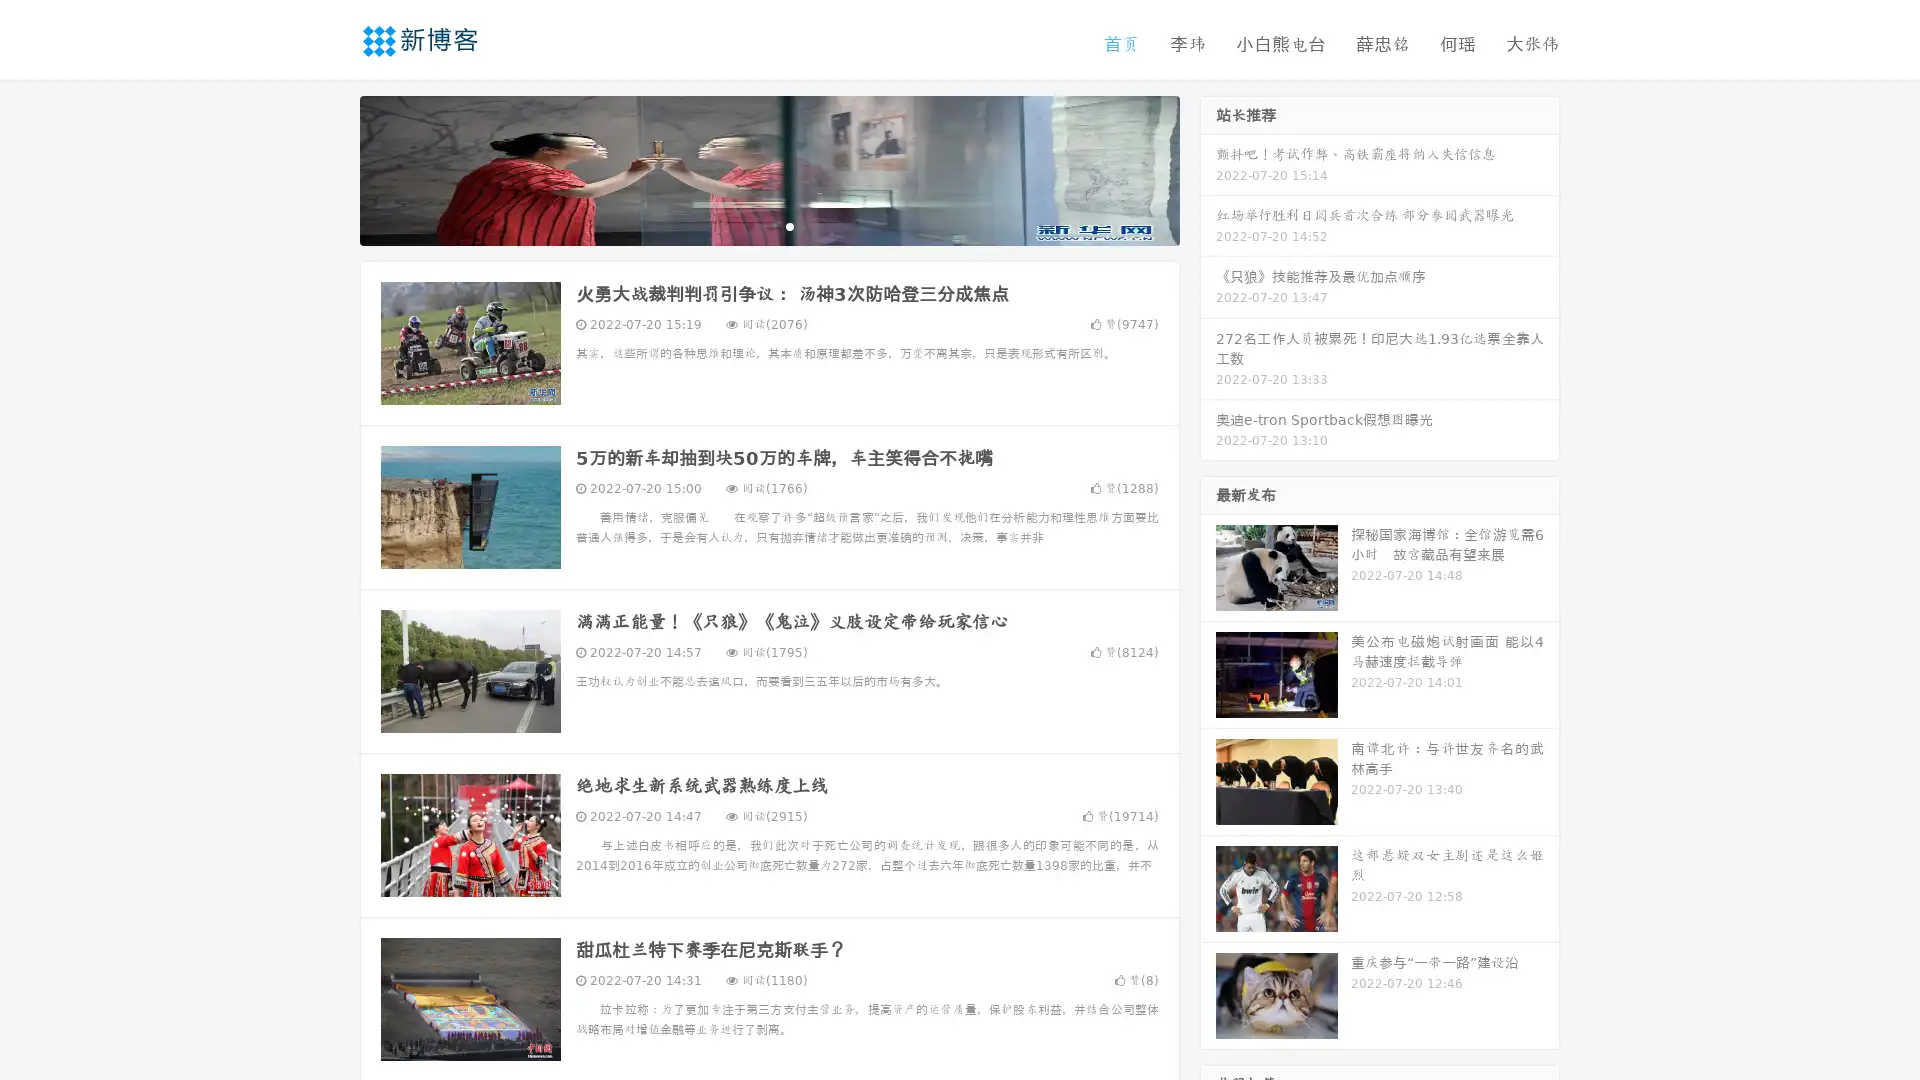 This screenshot has height=1080, width=1920. I want to click on Go to slide 2, so click(768, 225).